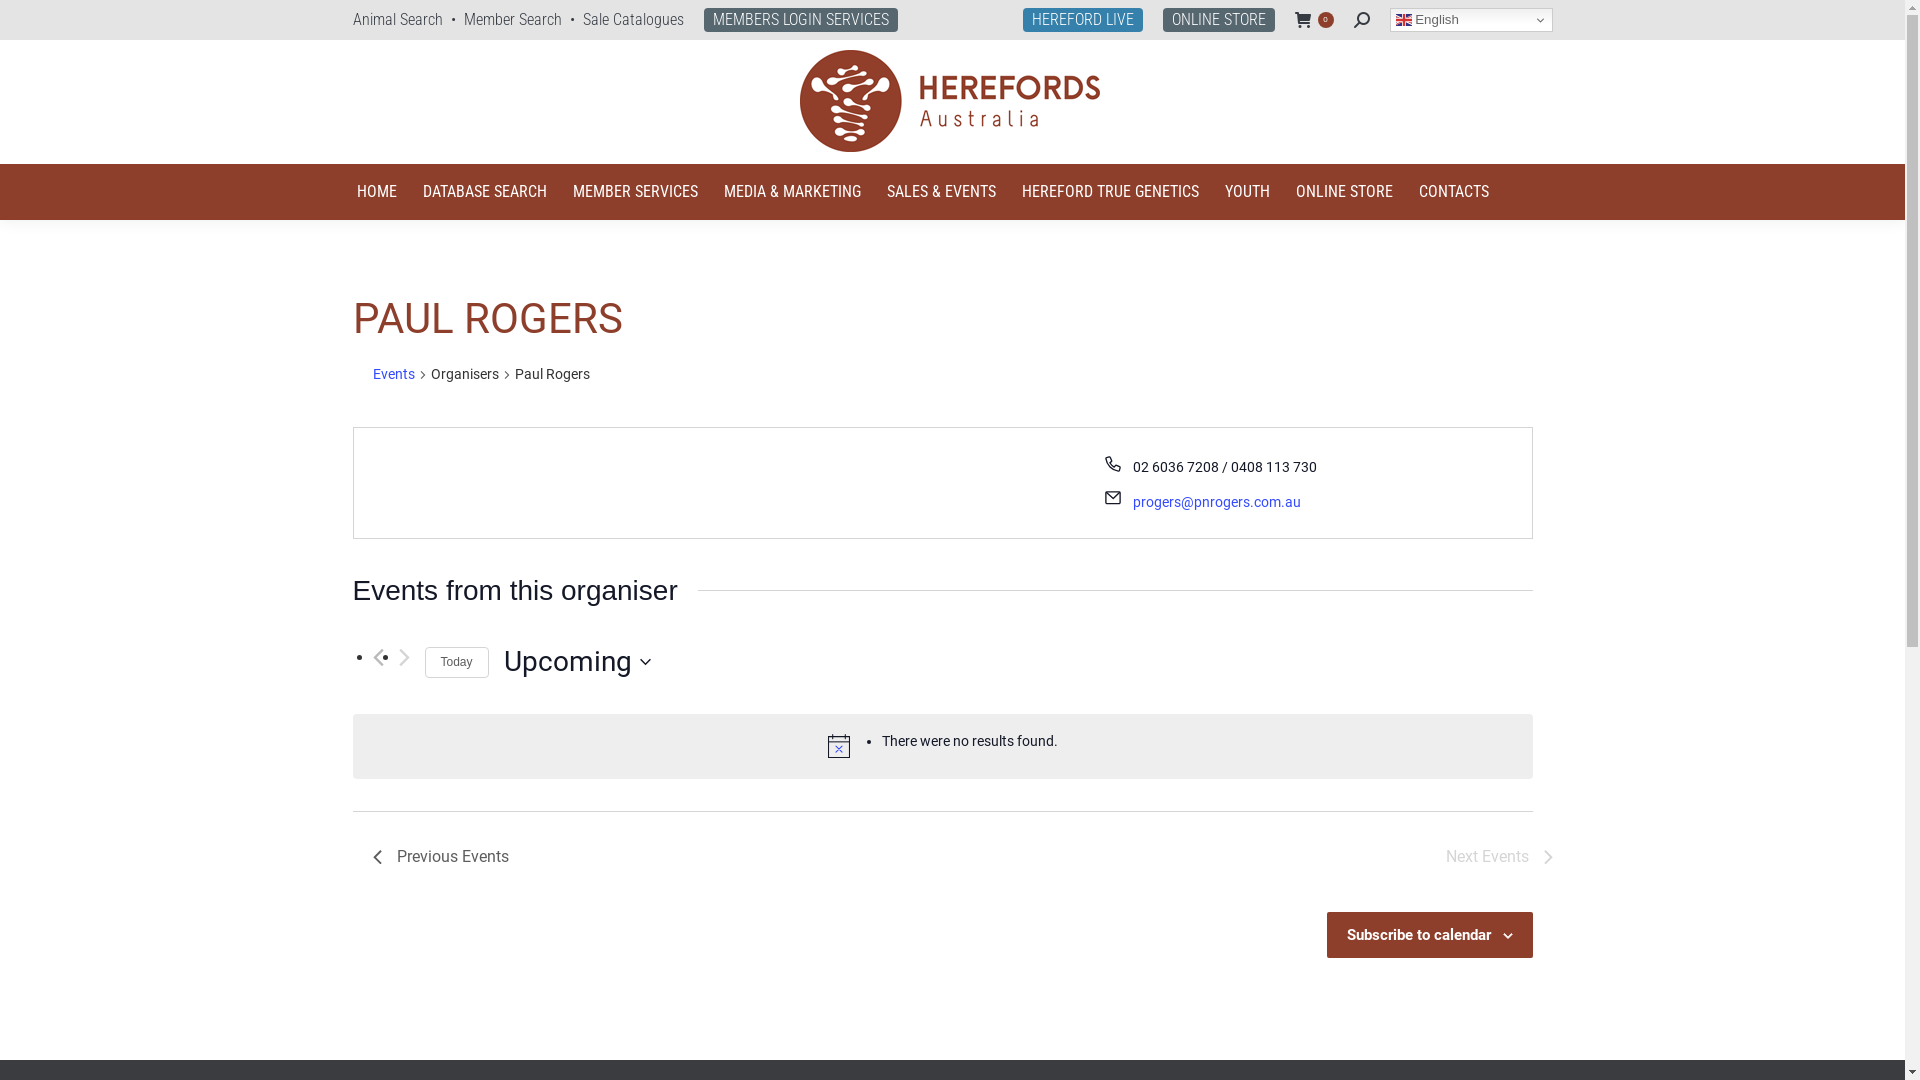 Image resolution: width=1920 pixels, height=1080 pixels. I want to click on 'Previous Events', so click(372, 855).